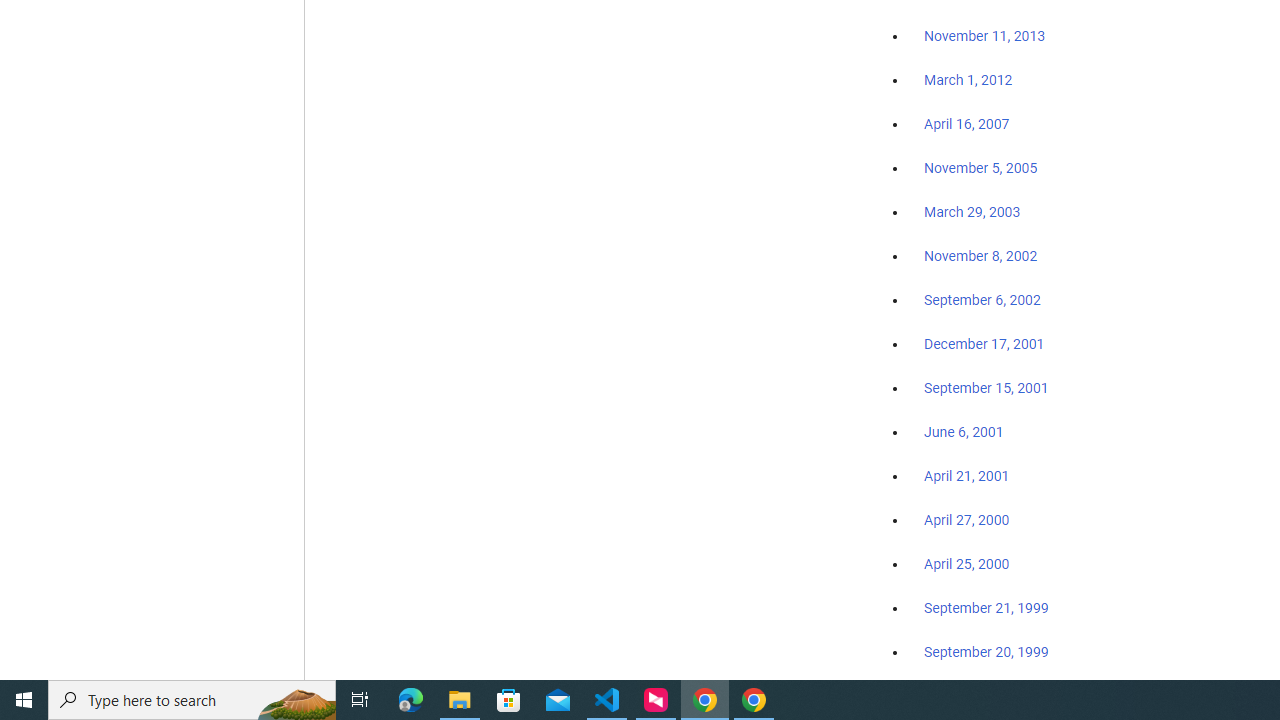 This screenshot has width=1280, height=720. What do you see at coordinates (986, 387) in the screenshot?
I see `'September 15, 2001'` at bounding box center [986, 387].